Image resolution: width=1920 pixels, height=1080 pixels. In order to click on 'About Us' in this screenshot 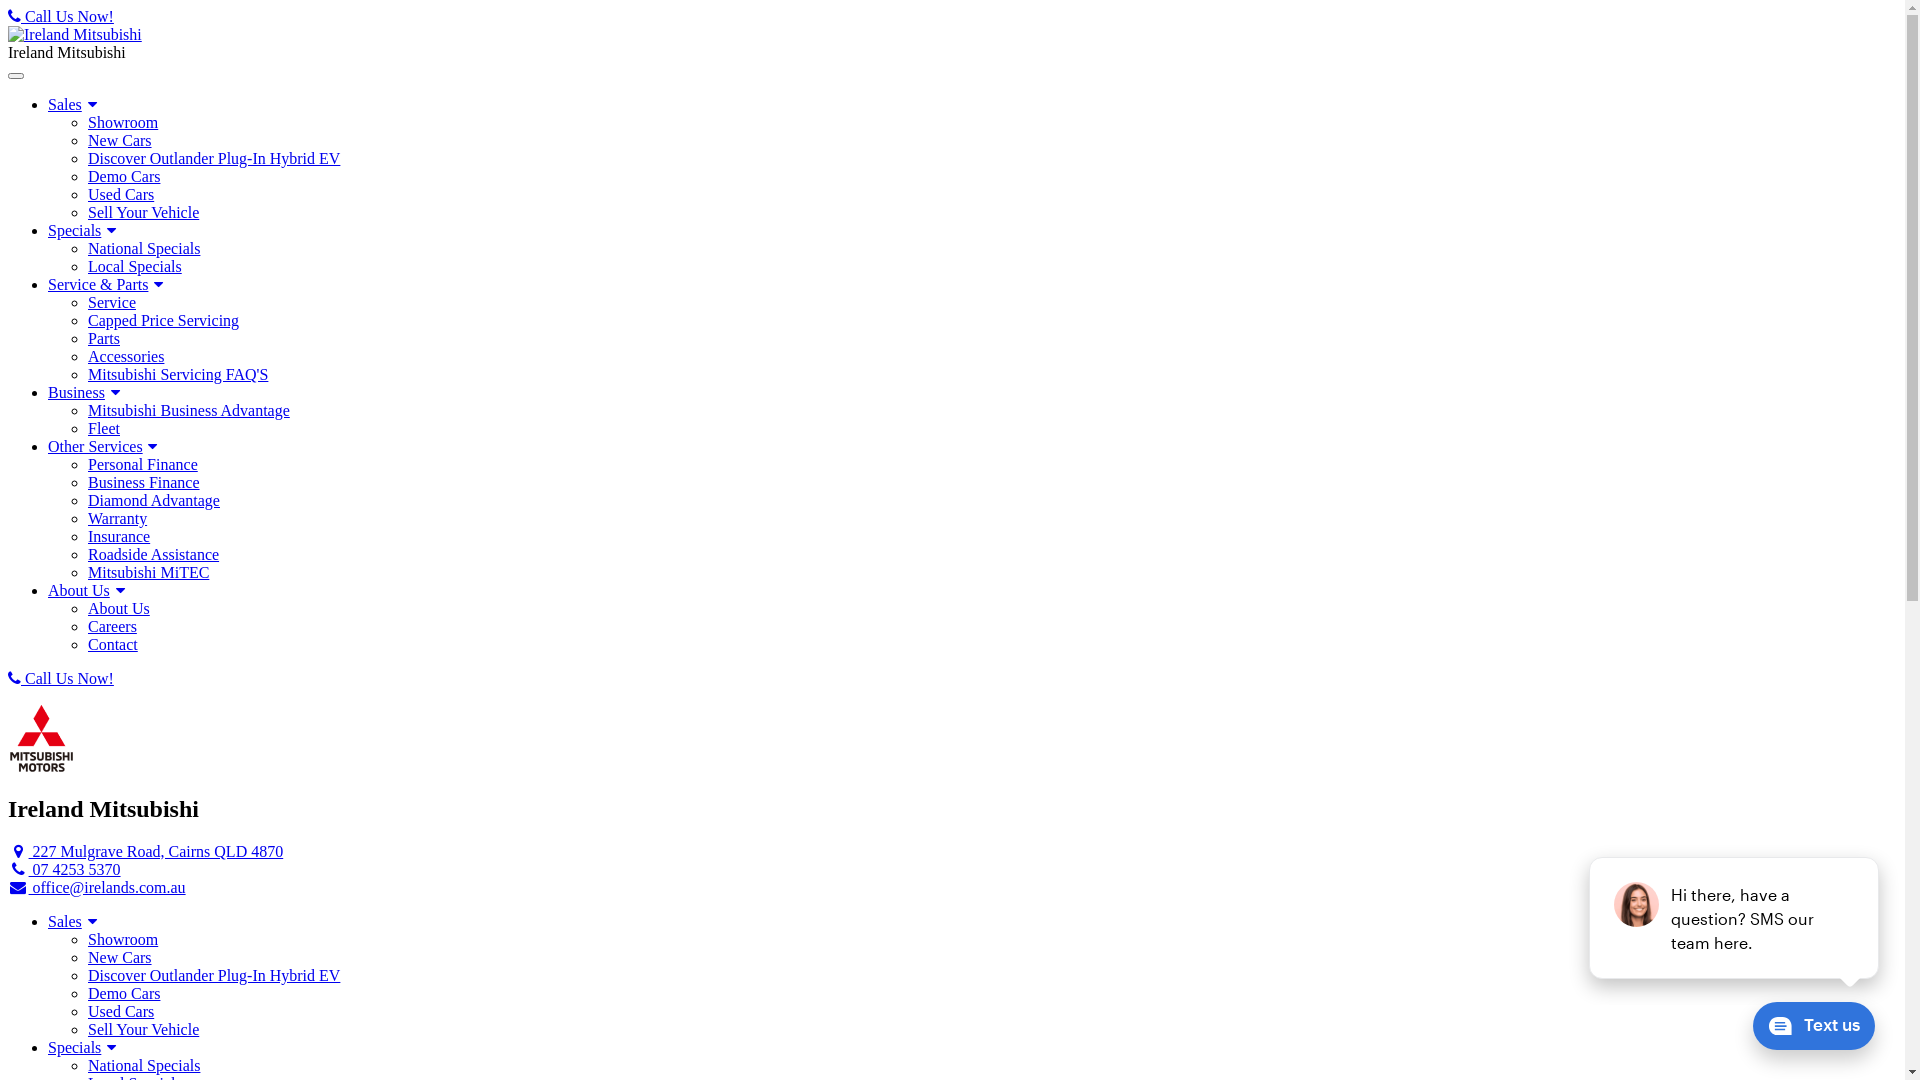, I will do `click(88, 589)`.